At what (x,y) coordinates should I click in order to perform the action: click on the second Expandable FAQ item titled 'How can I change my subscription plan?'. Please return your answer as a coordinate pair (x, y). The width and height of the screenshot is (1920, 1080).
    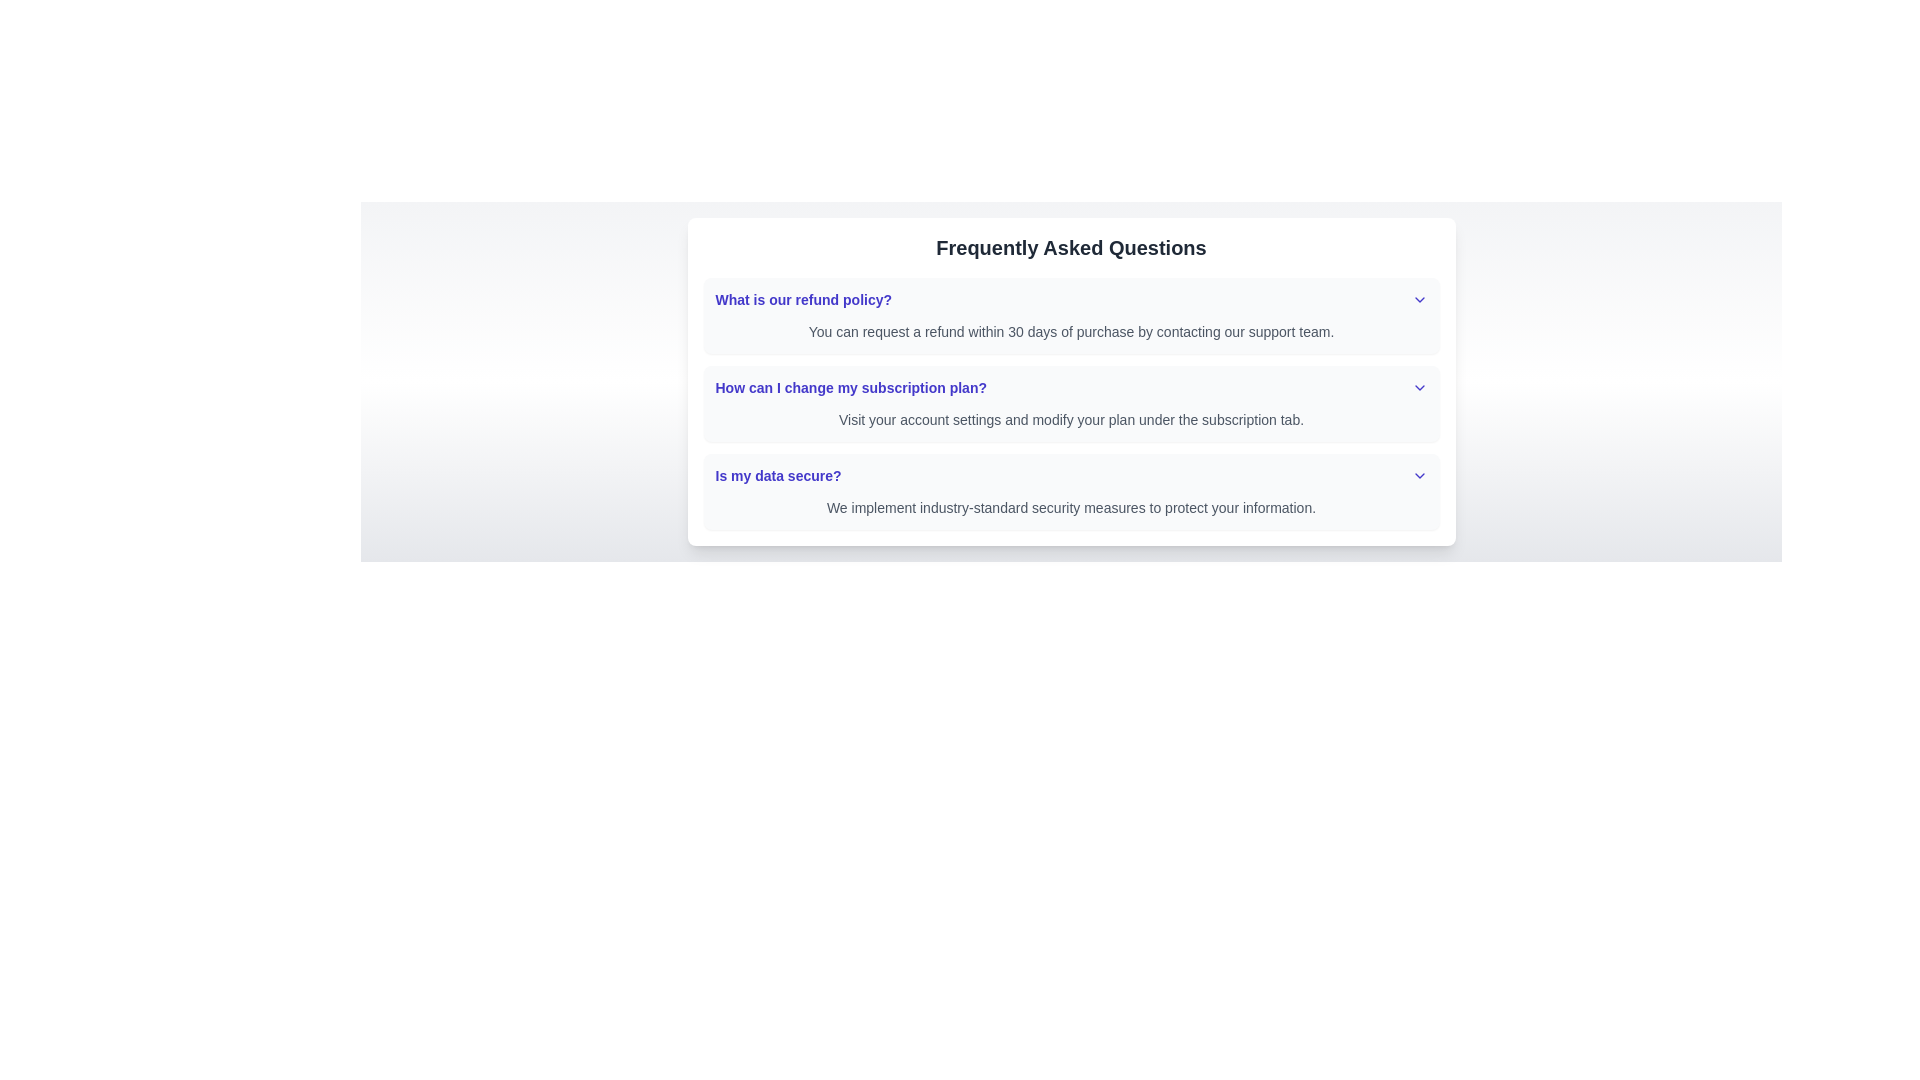
    Looking at the image, I should click on (1070, 404).